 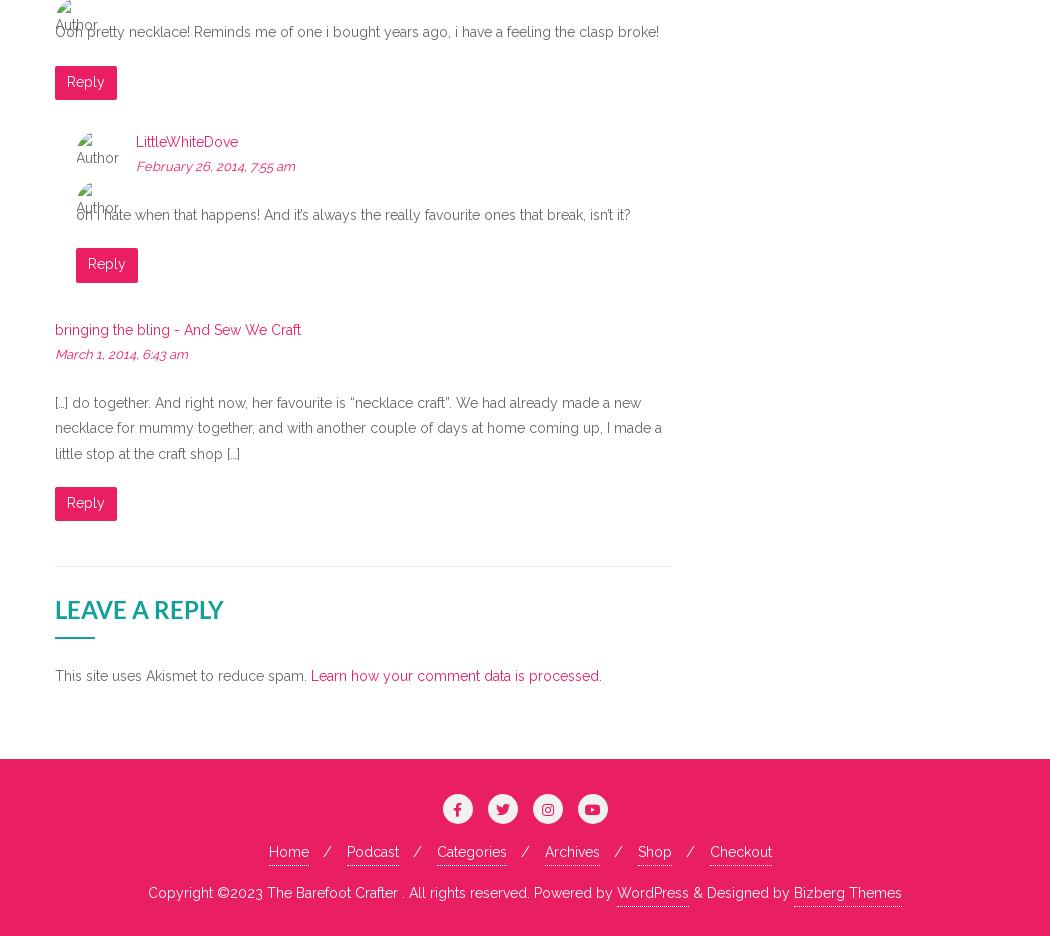 I want to click on 'WordPress', so click(x=651, y=891).